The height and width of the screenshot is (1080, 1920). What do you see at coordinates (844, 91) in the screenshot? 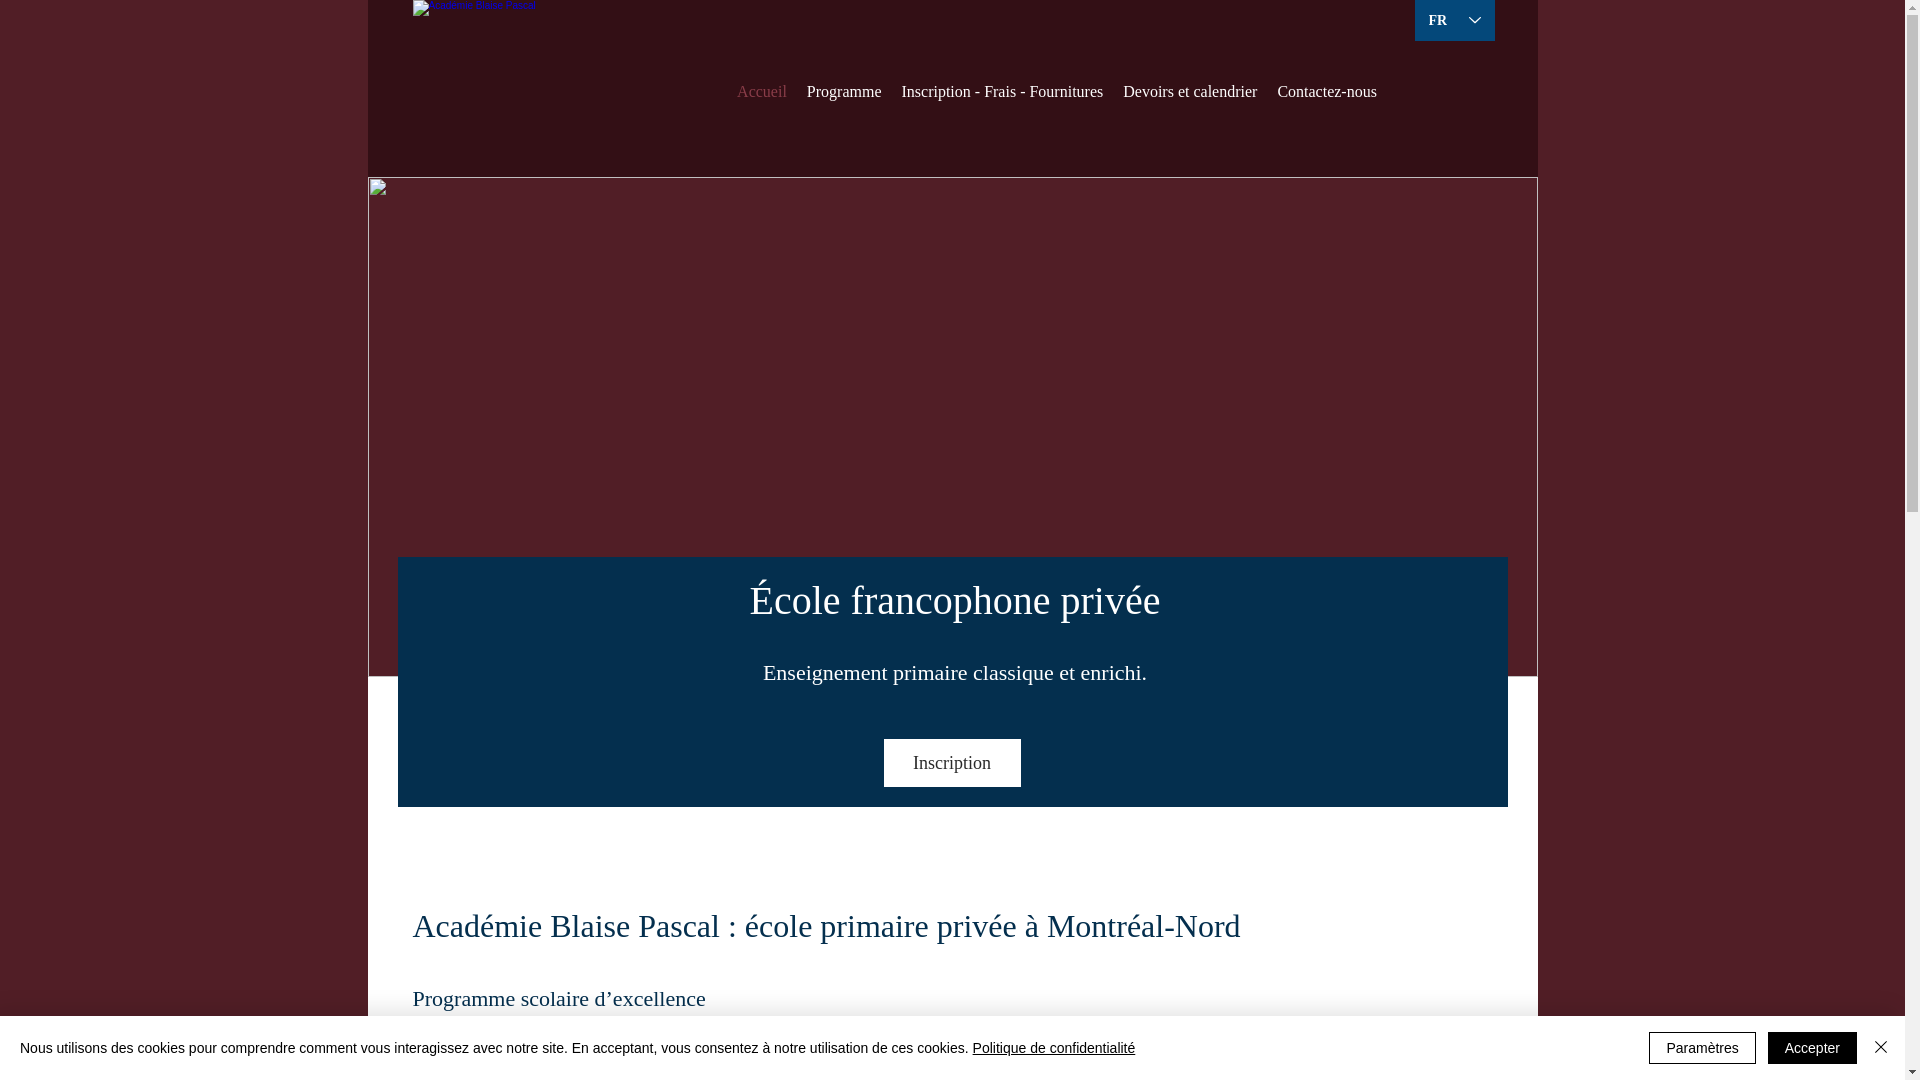
I see `'Programme'` at bounding box center [844, 91].